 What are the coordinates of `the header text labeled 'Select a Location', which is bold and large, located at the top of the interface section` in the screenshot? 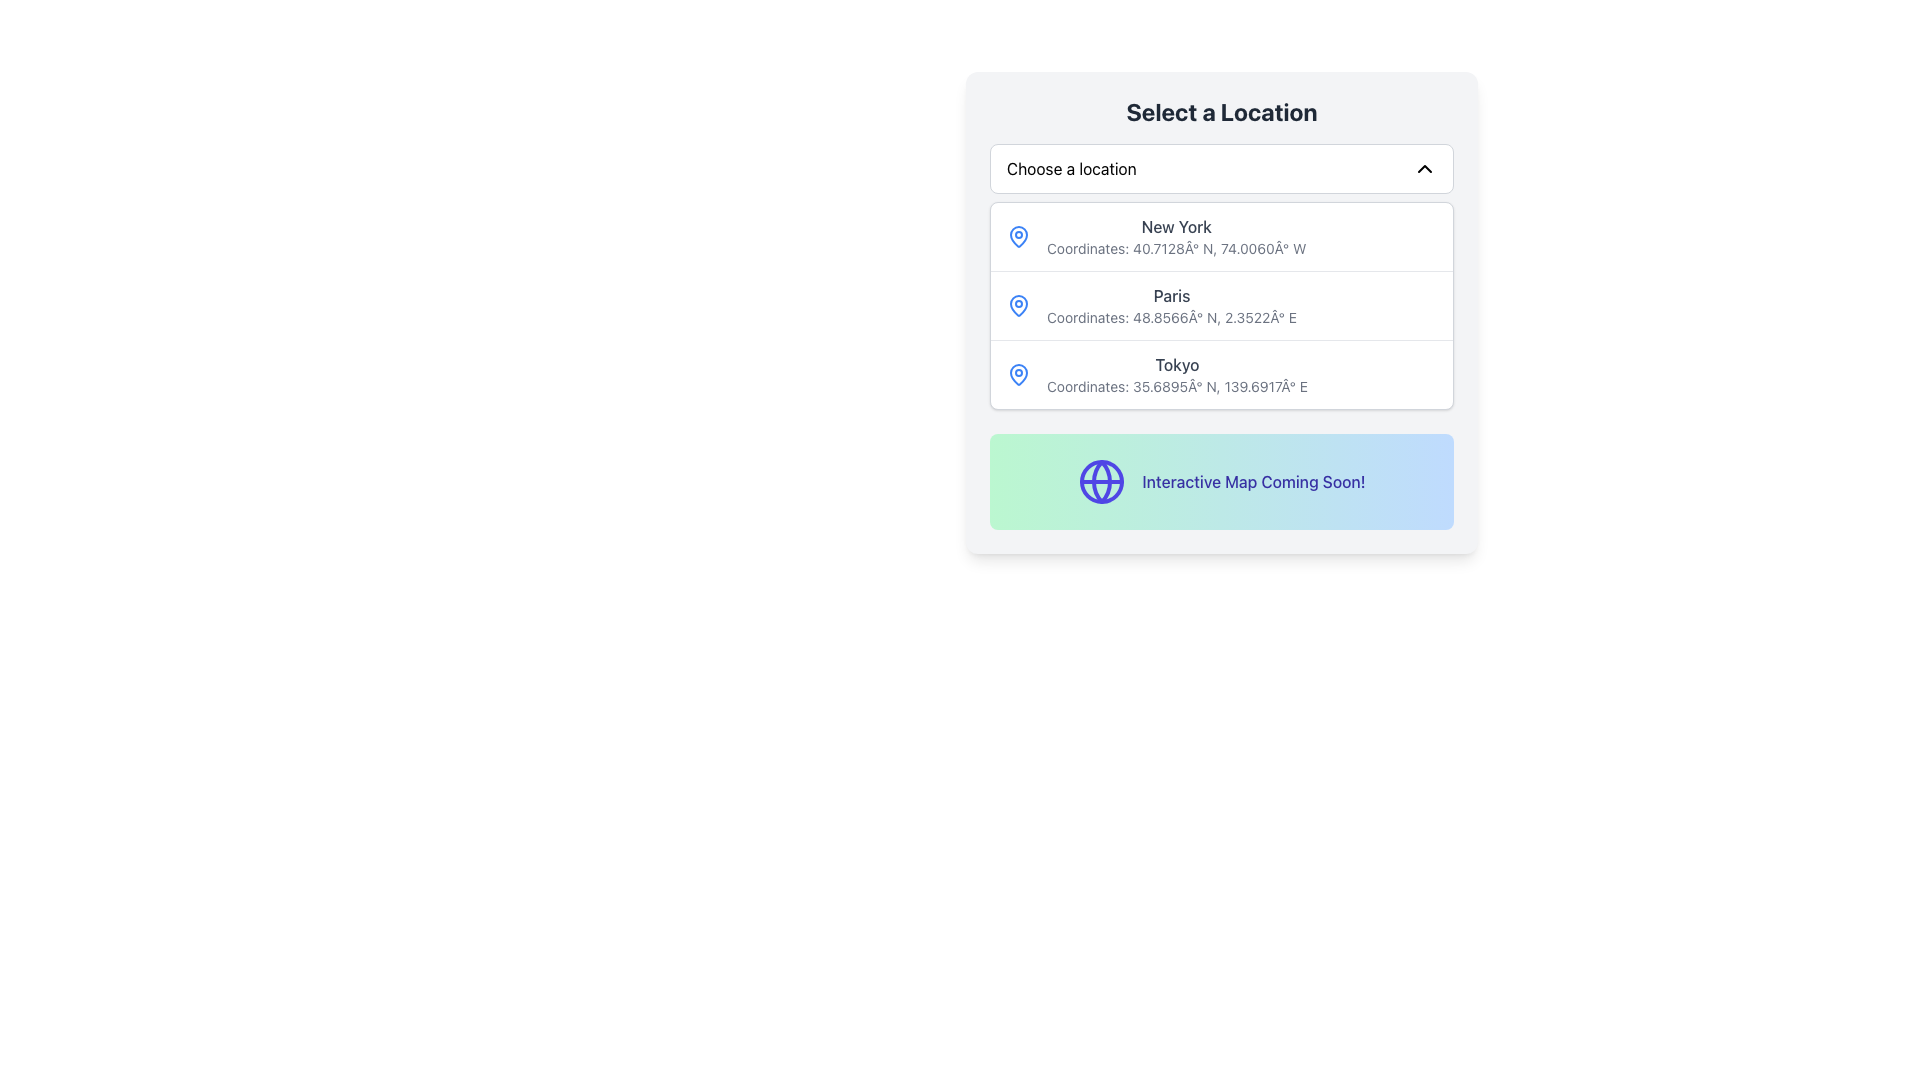 It's located at (1221, 111).